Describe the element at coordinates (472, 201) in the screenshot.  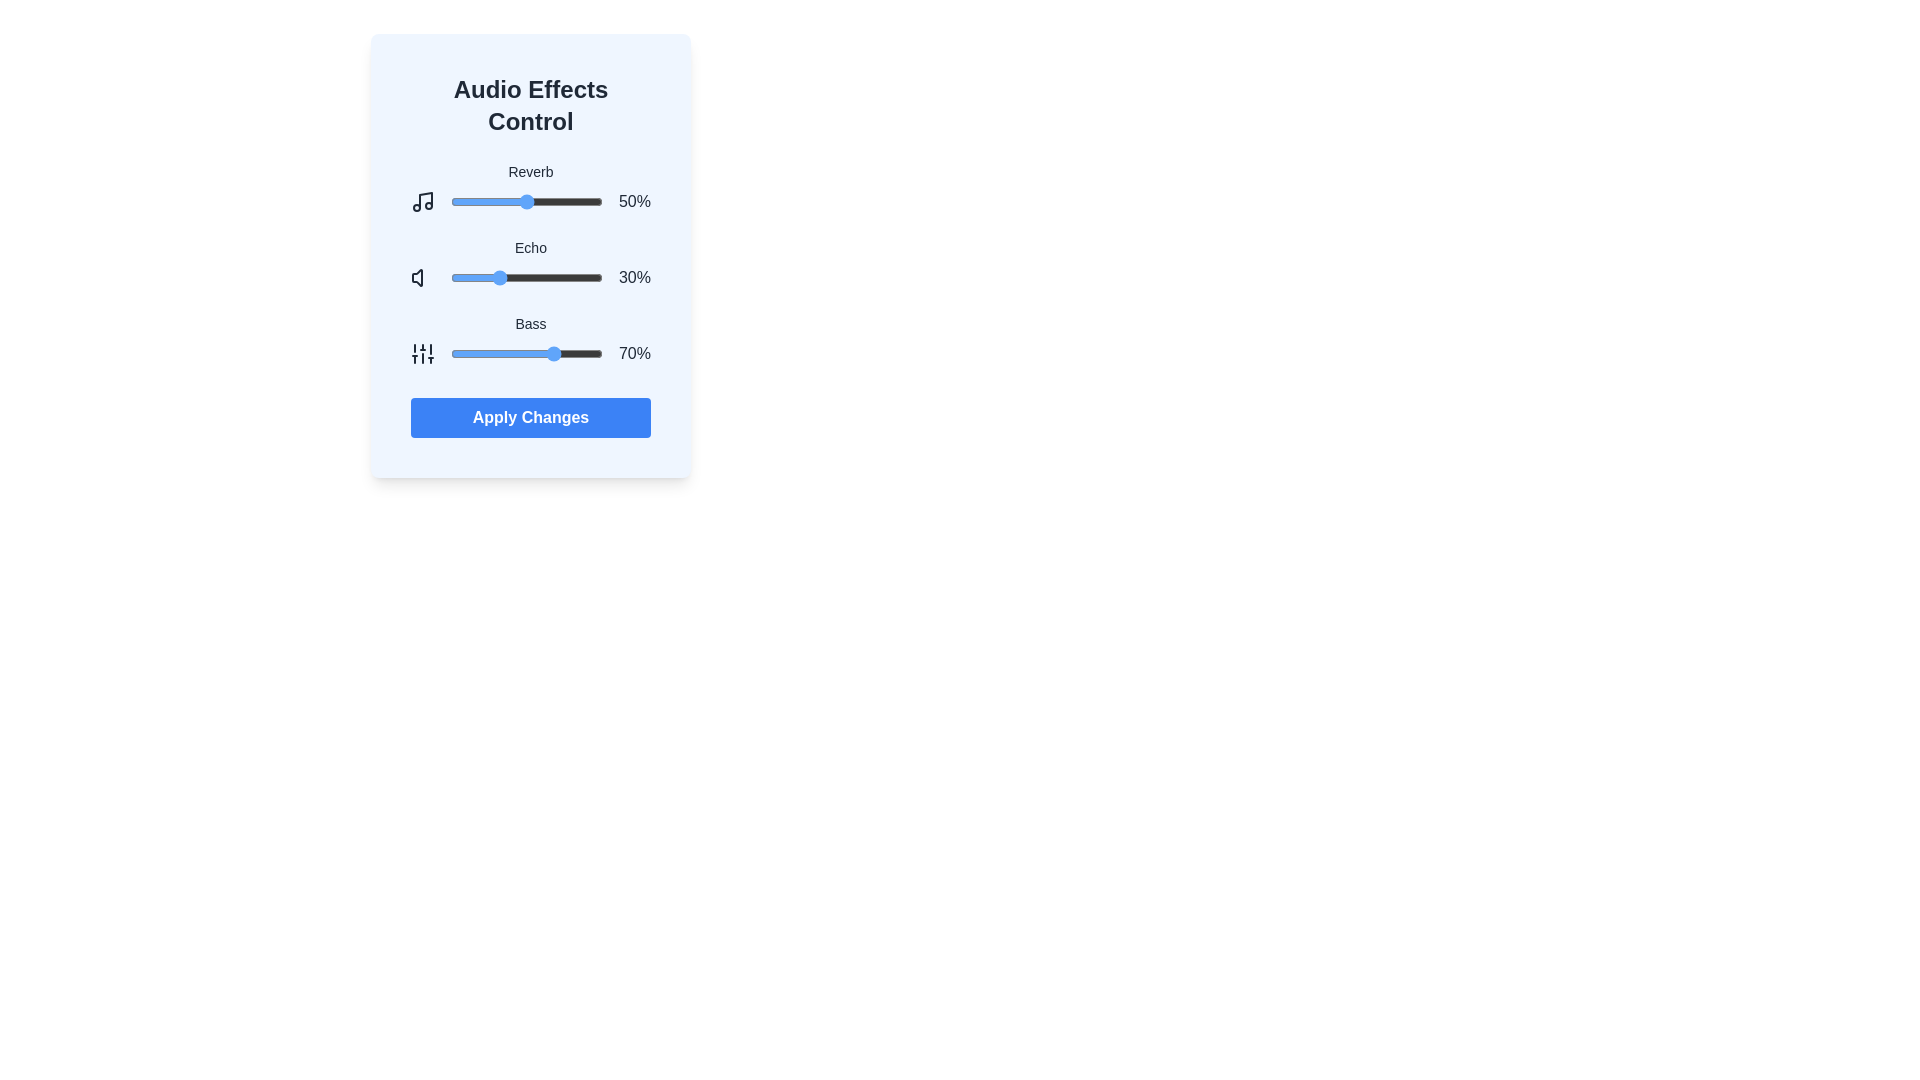
I see `the reverb level` at that location.